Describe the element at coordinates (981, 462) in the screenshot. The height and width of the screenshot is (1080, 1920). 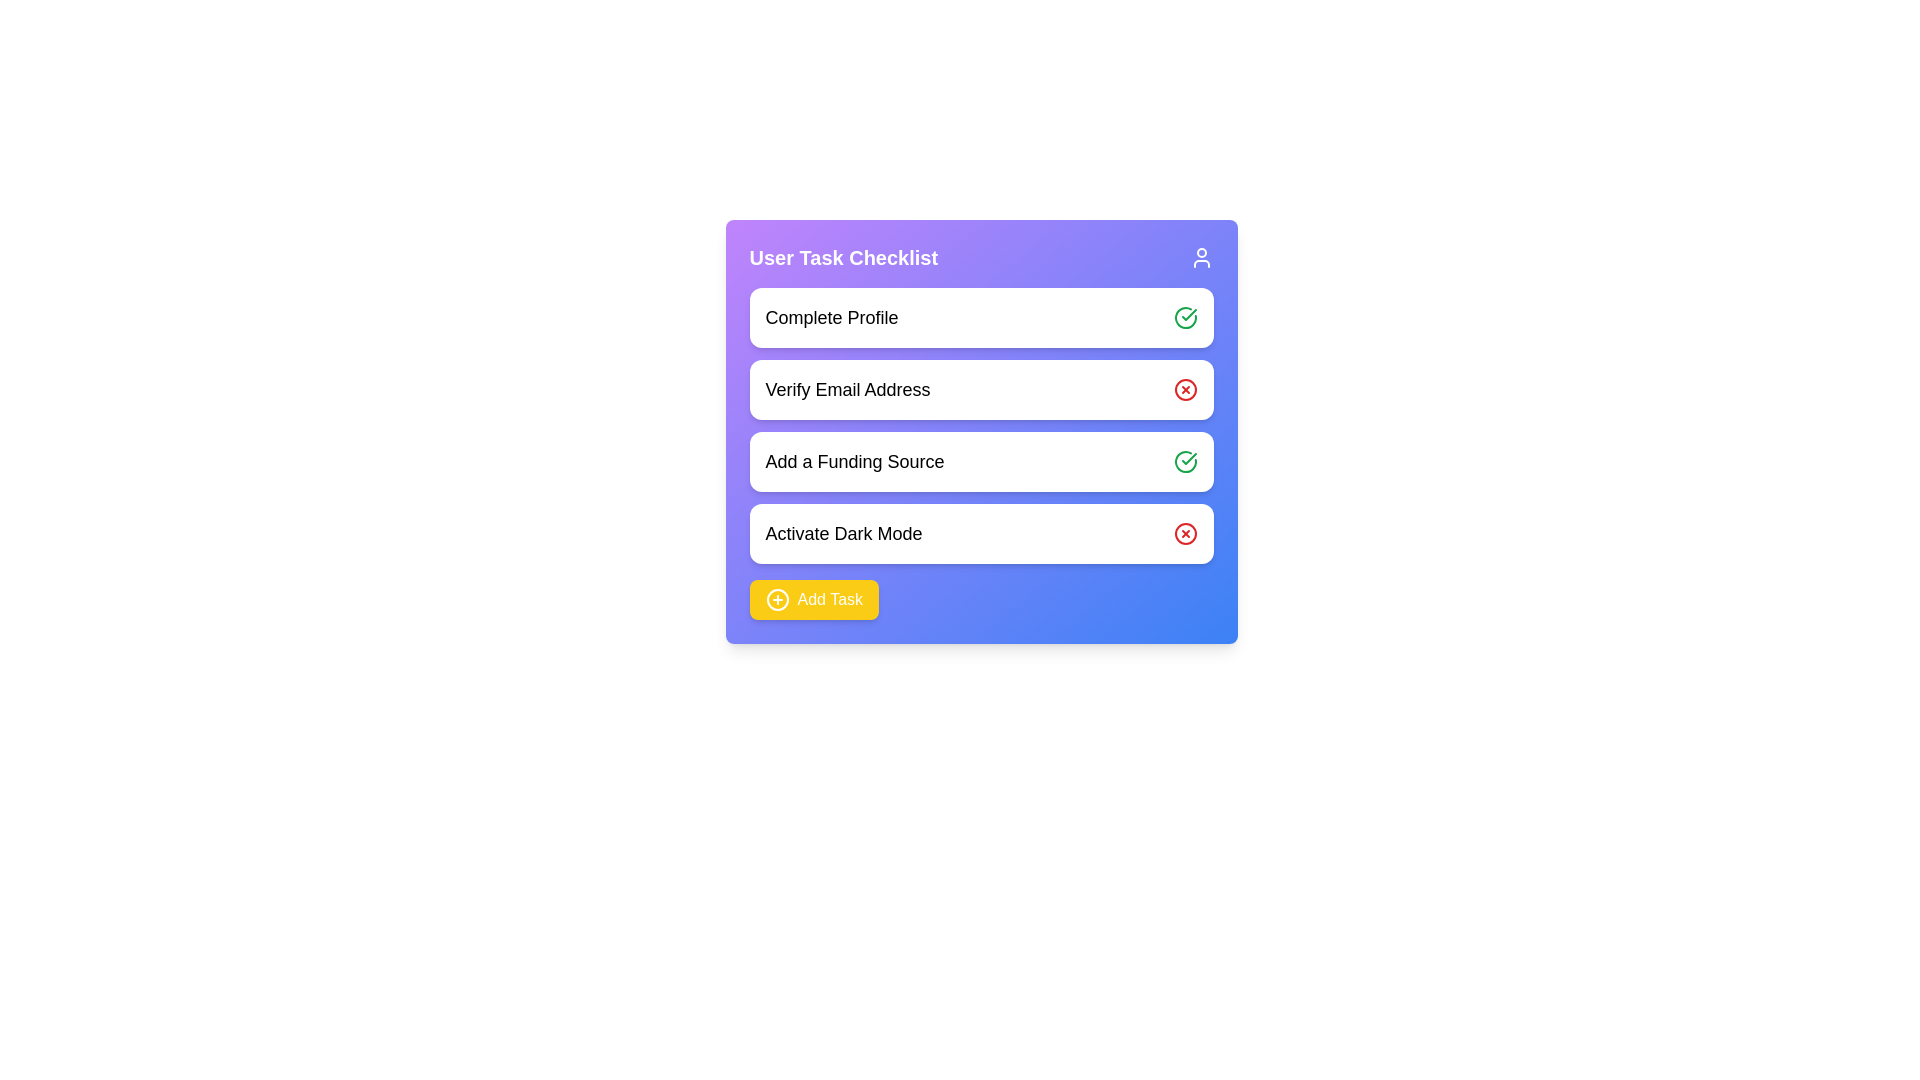
I see `the Card element representing the completed task 'Add a Funding Source'` at that location.